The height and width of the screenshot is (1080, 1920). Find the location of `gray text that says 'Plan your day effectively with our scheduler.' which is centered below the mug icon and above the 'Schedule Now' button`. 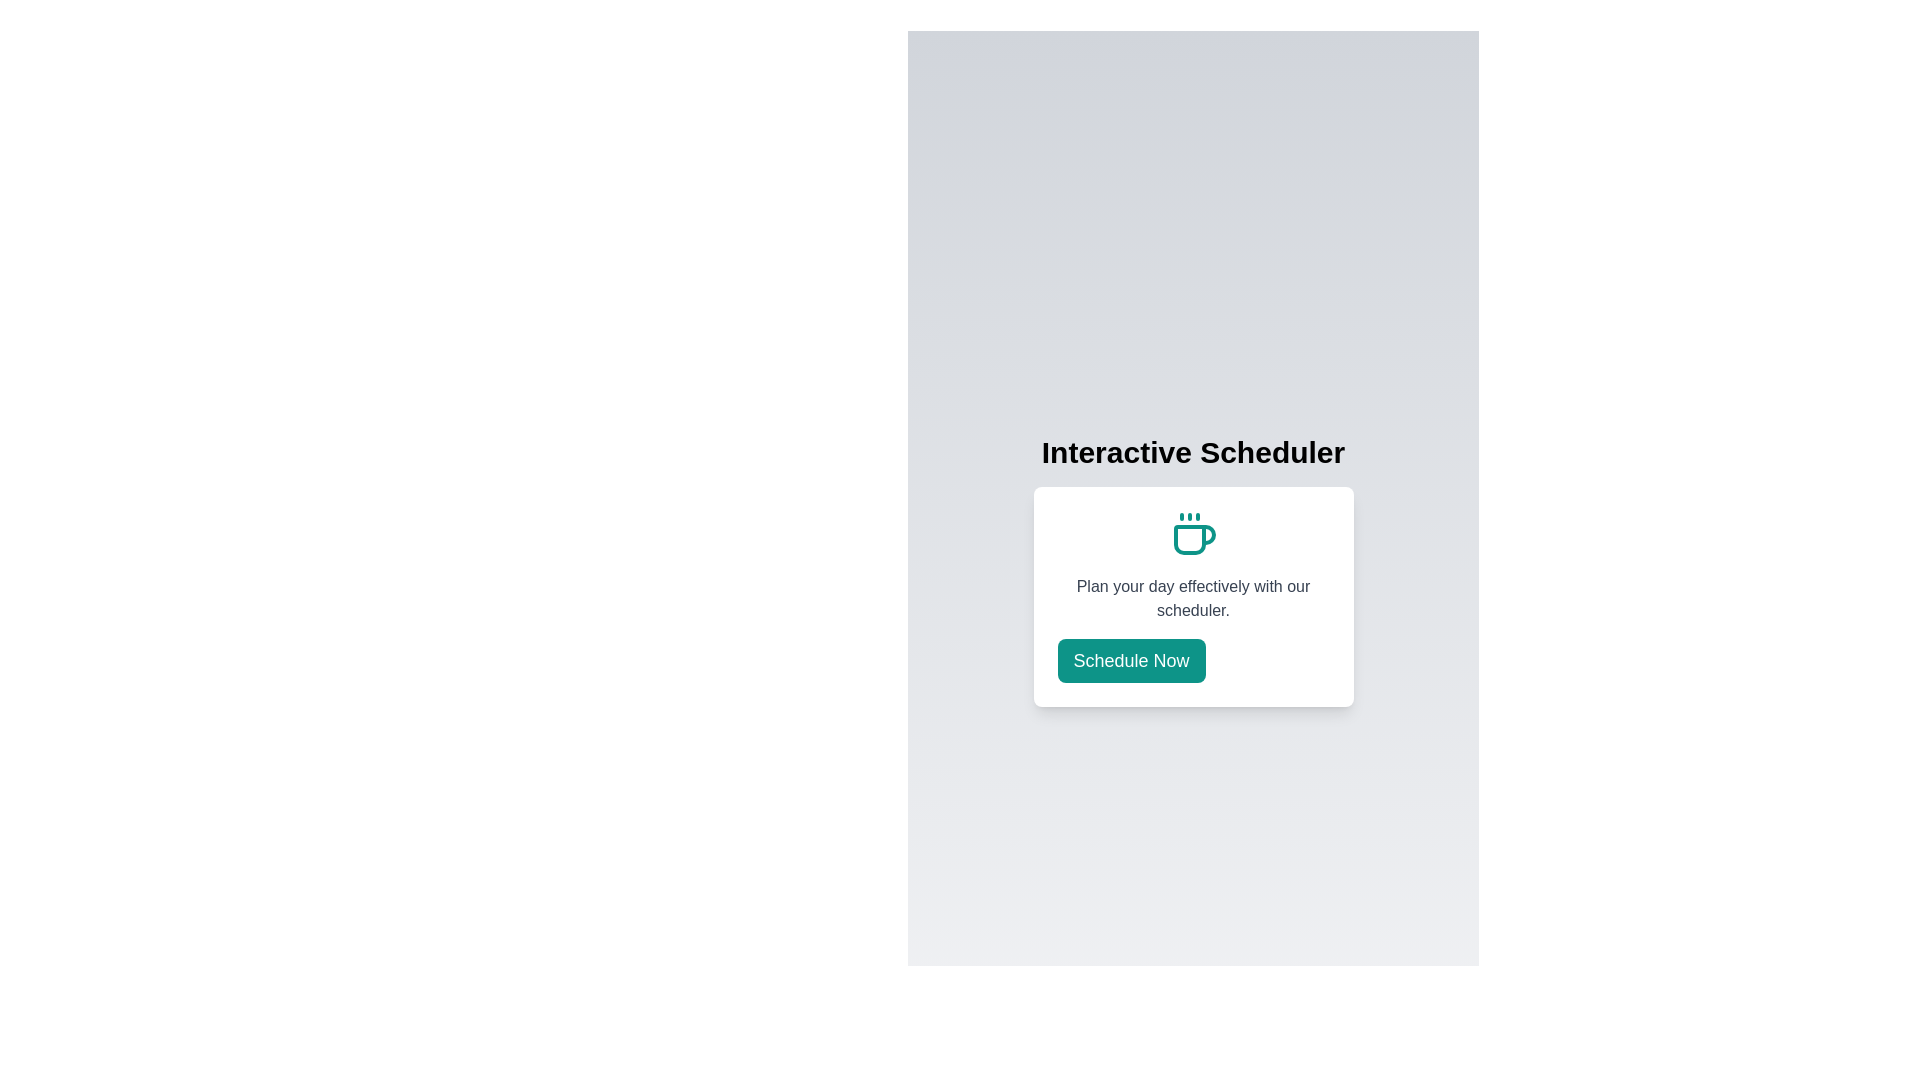

gray text that says 'Plan your day effectively with our scheduler.' which is centered below the mug icon and above the 'Schedule Now' button is located at coordinates (1193, 597).